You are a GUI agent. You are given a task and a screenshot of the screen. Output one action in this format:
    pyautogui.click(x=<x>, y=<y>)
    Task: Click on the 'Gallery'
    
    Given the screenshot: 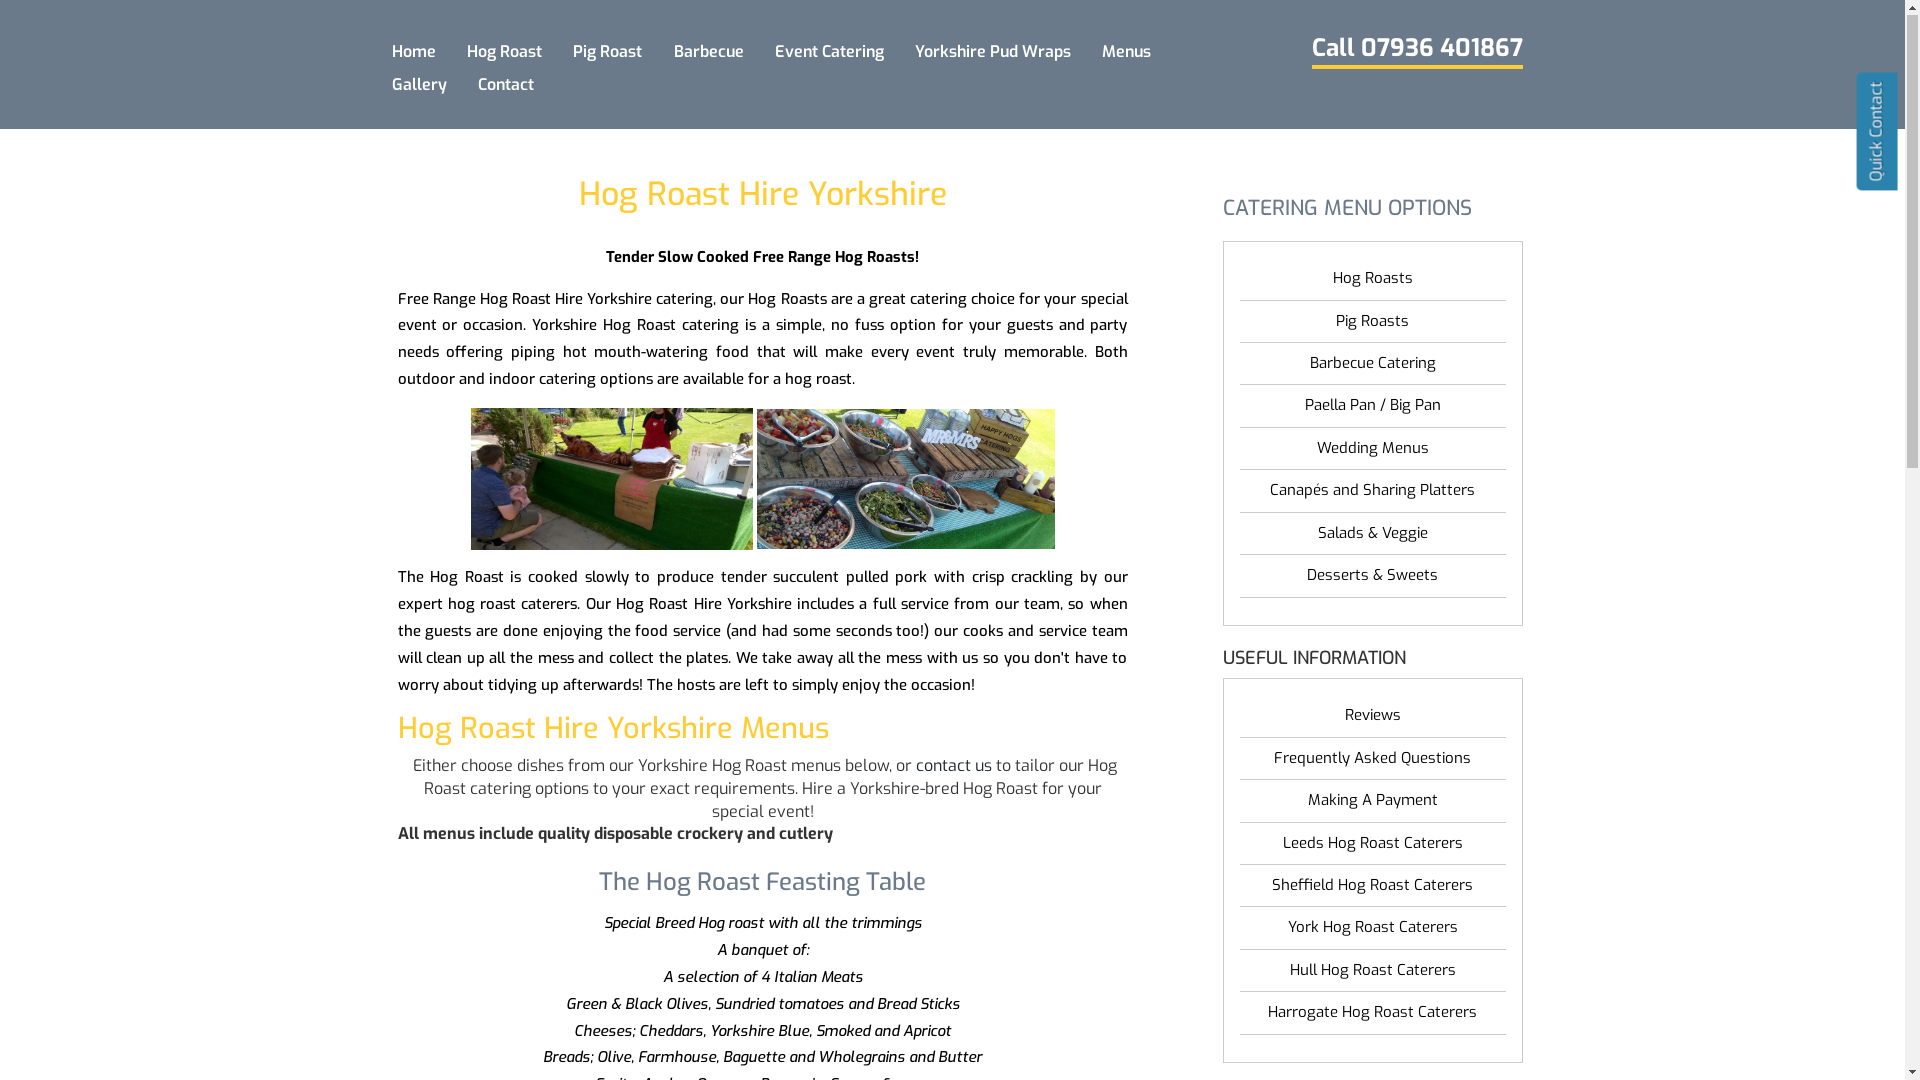 What is the action you would take?
    pyautogui.click(x=417, y=84)
    